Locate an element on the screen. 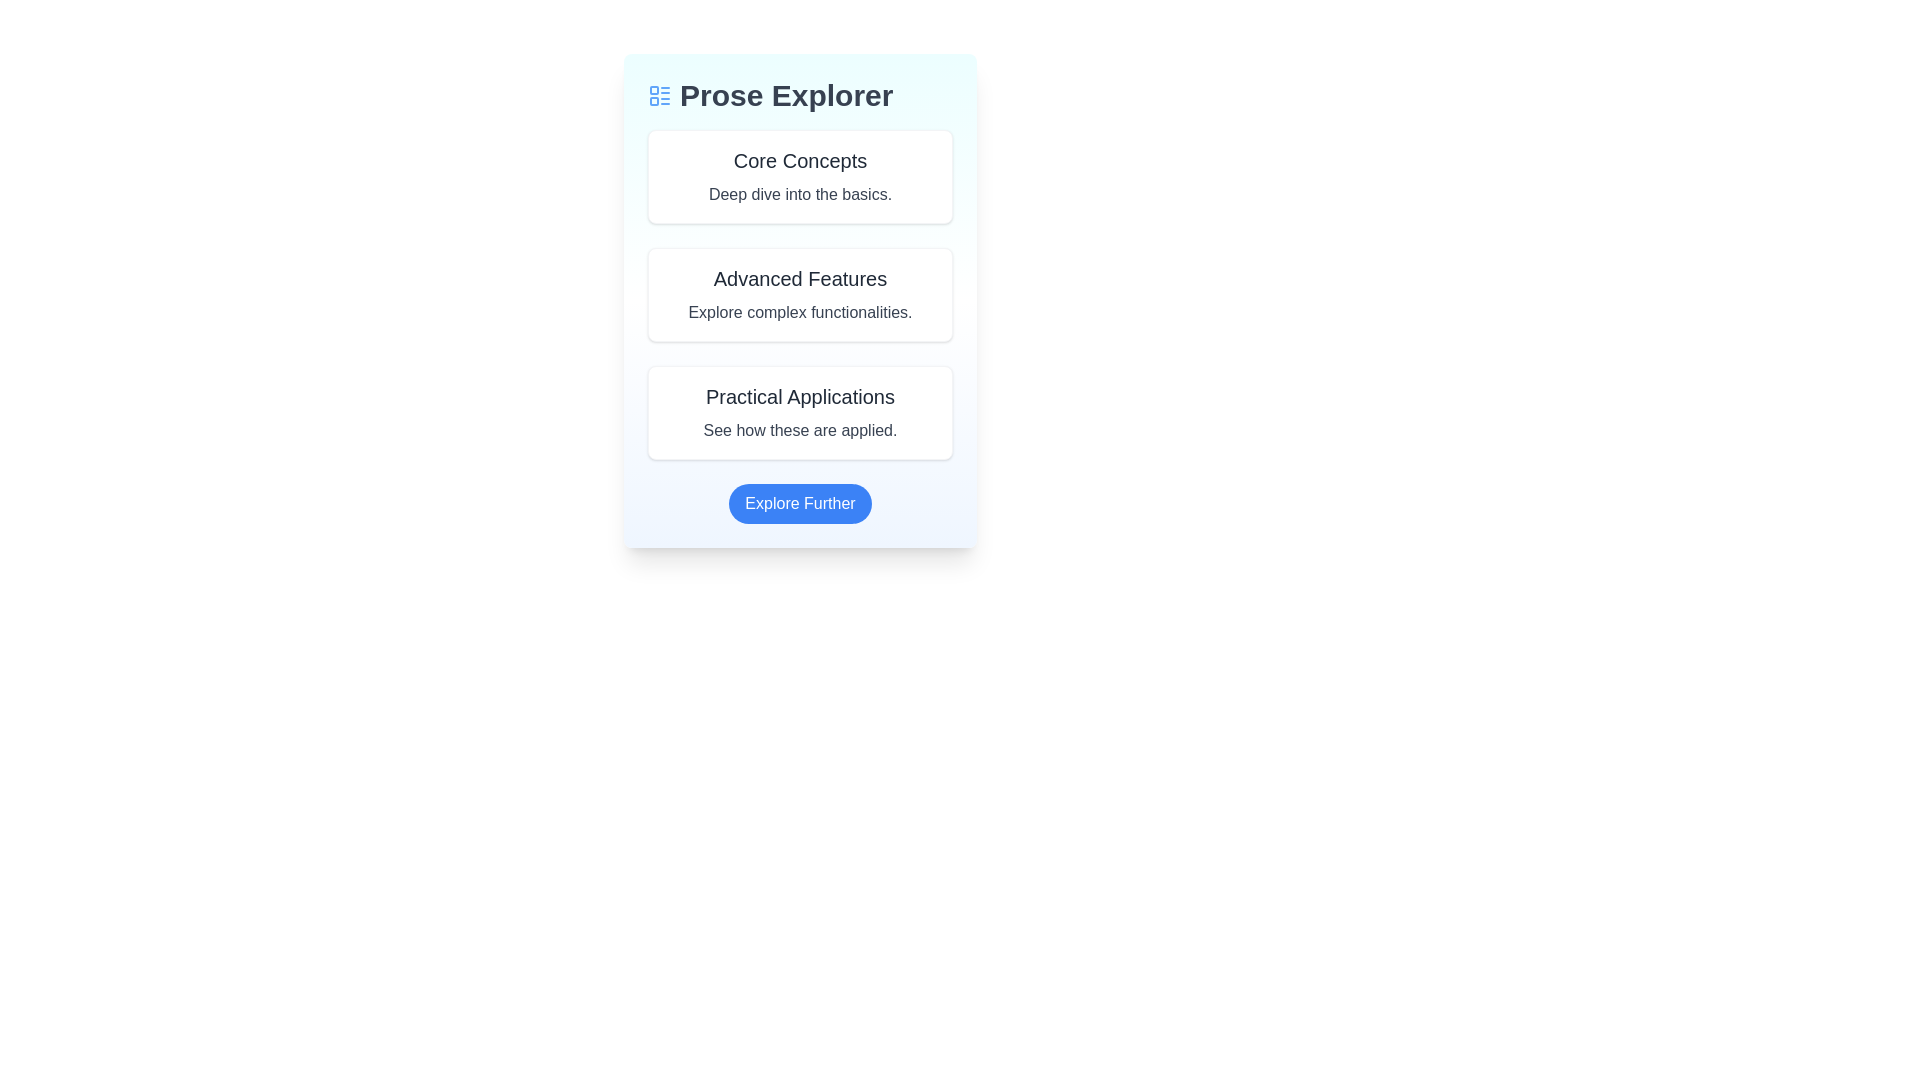 This screenshot has width=1920, height=1080. the text label reading 'Deep dive into the basics.' which is styled in a smaller font size and located beneath the title 'Core Concepts' is located at coordinates (800, 195).